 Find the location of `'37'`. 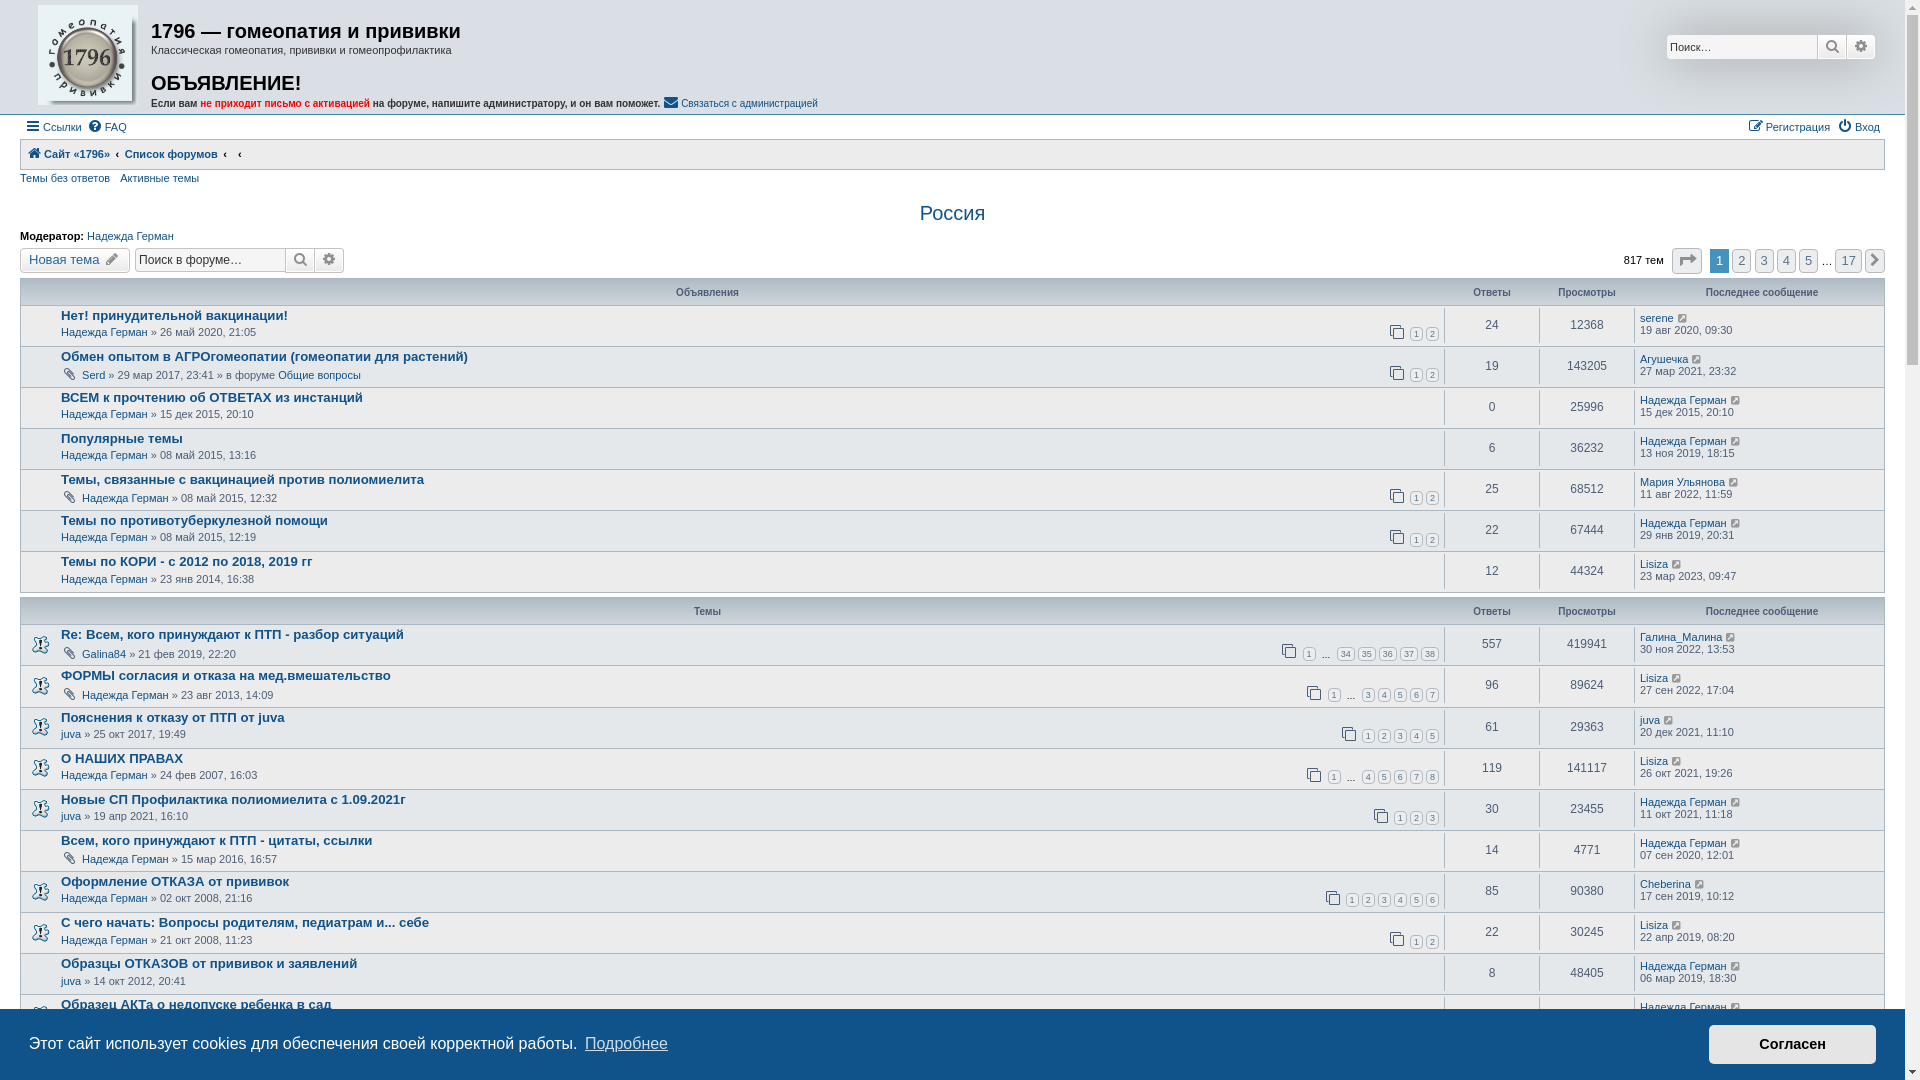

'37' is located at coordinates (1399, 654).